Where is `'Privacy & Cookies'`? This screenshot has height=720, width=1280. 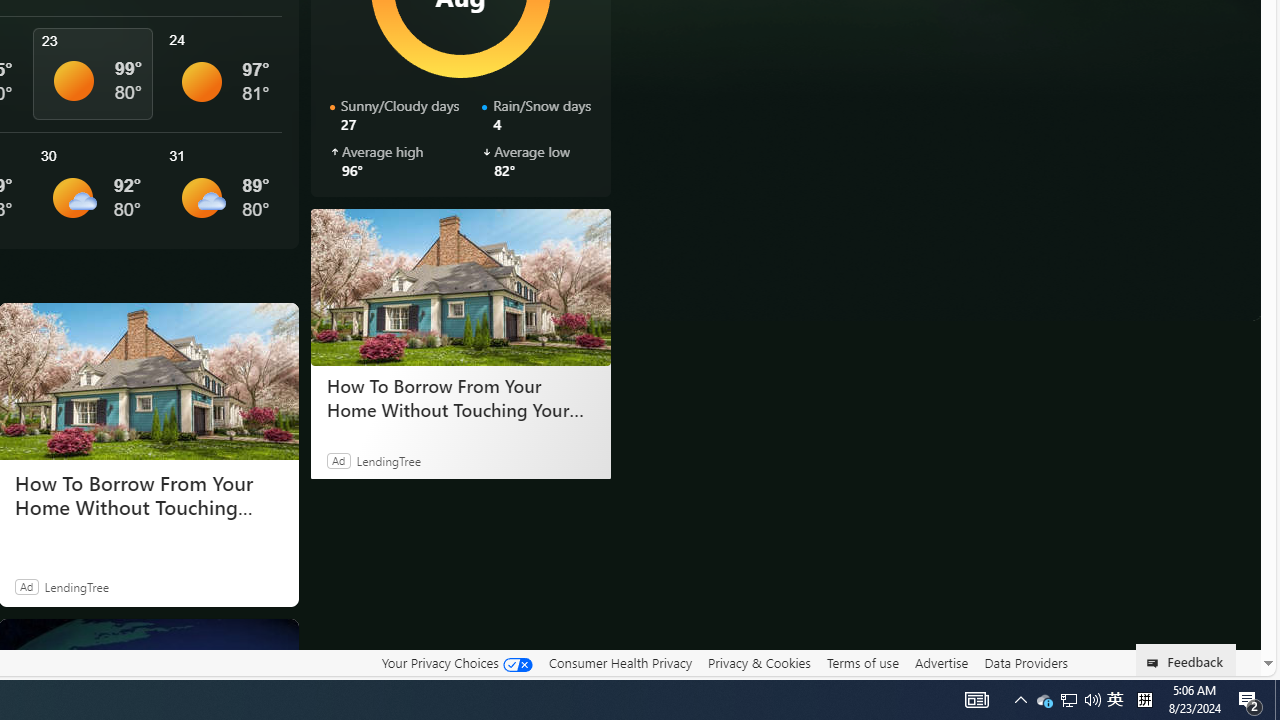
'Privacy & Cookies' is located at coordinates (758, 663).